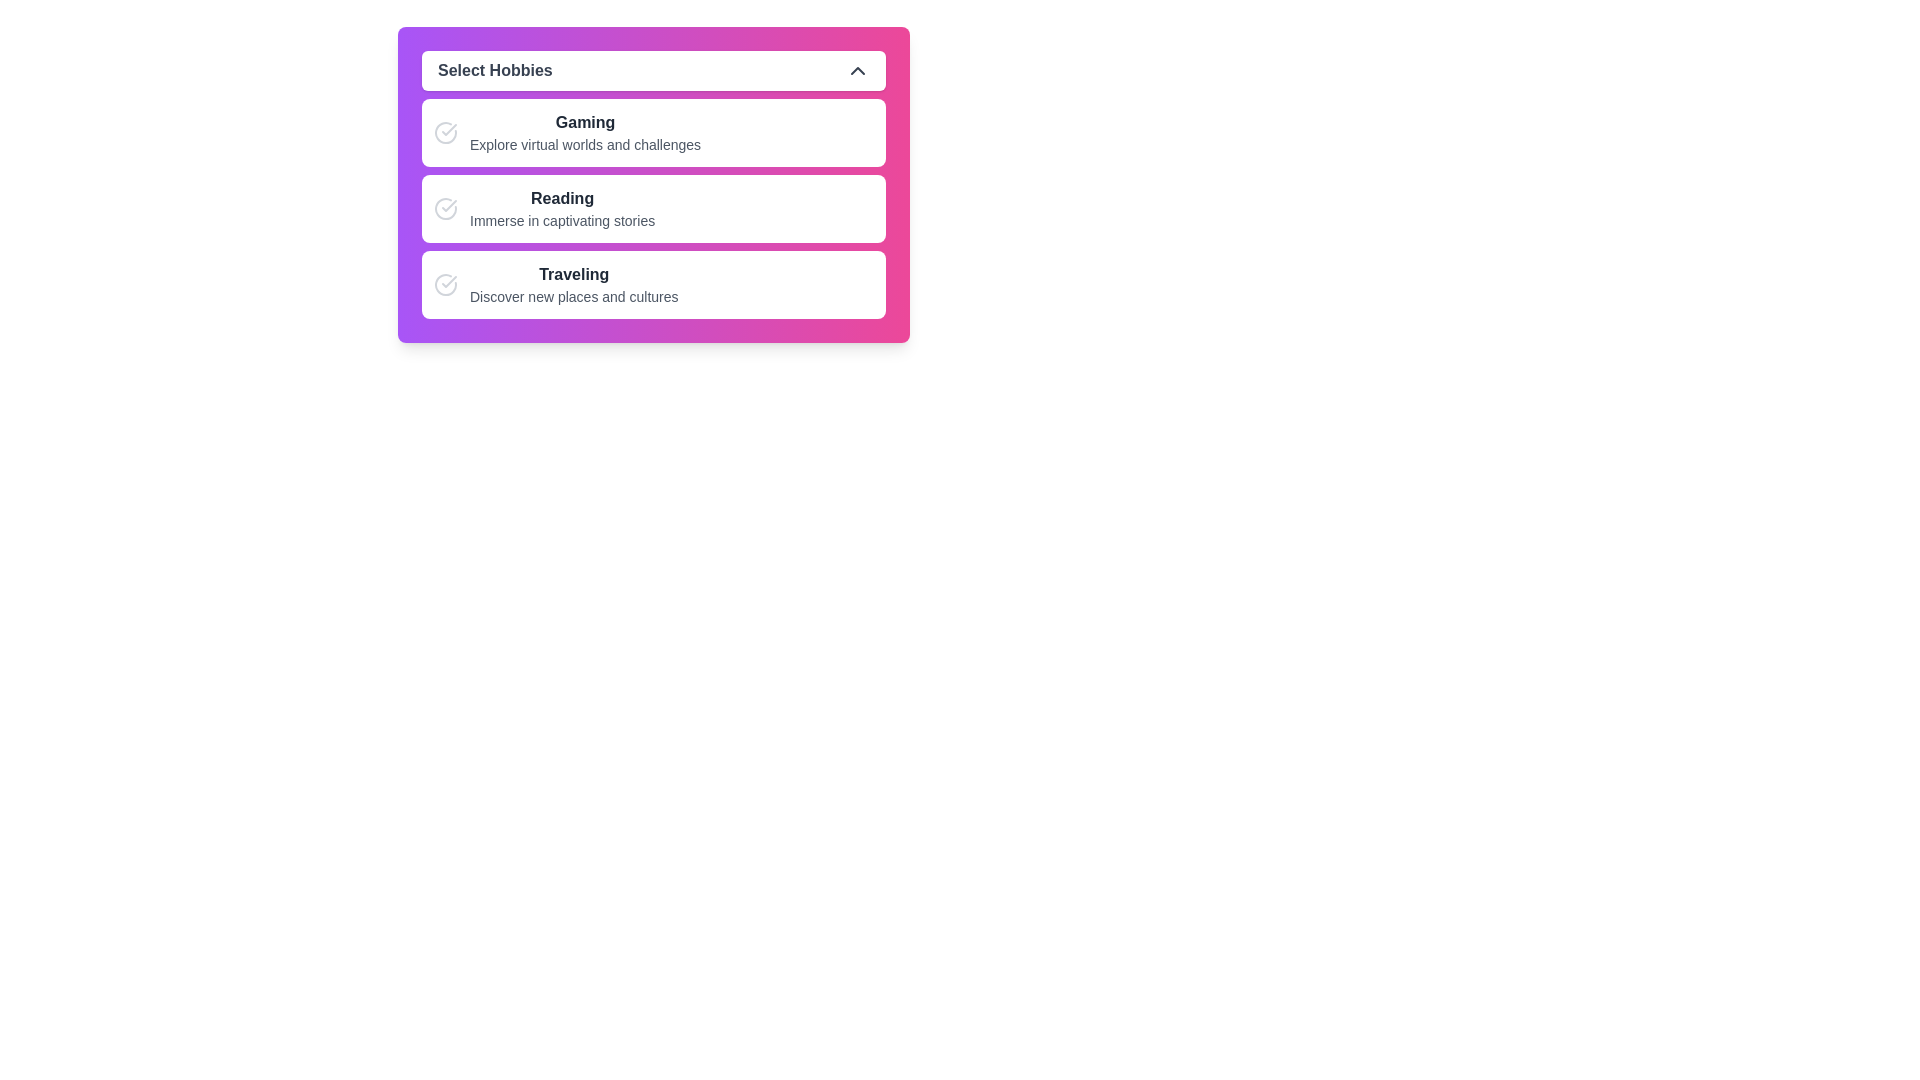 Image resolution: width=1920 pixels, height=1080 pixels. I want to click on description text label located beneath the 'Gaming' title within the first card of a vertical list, which serves as an explanatory text for the category, so click(584, 144).